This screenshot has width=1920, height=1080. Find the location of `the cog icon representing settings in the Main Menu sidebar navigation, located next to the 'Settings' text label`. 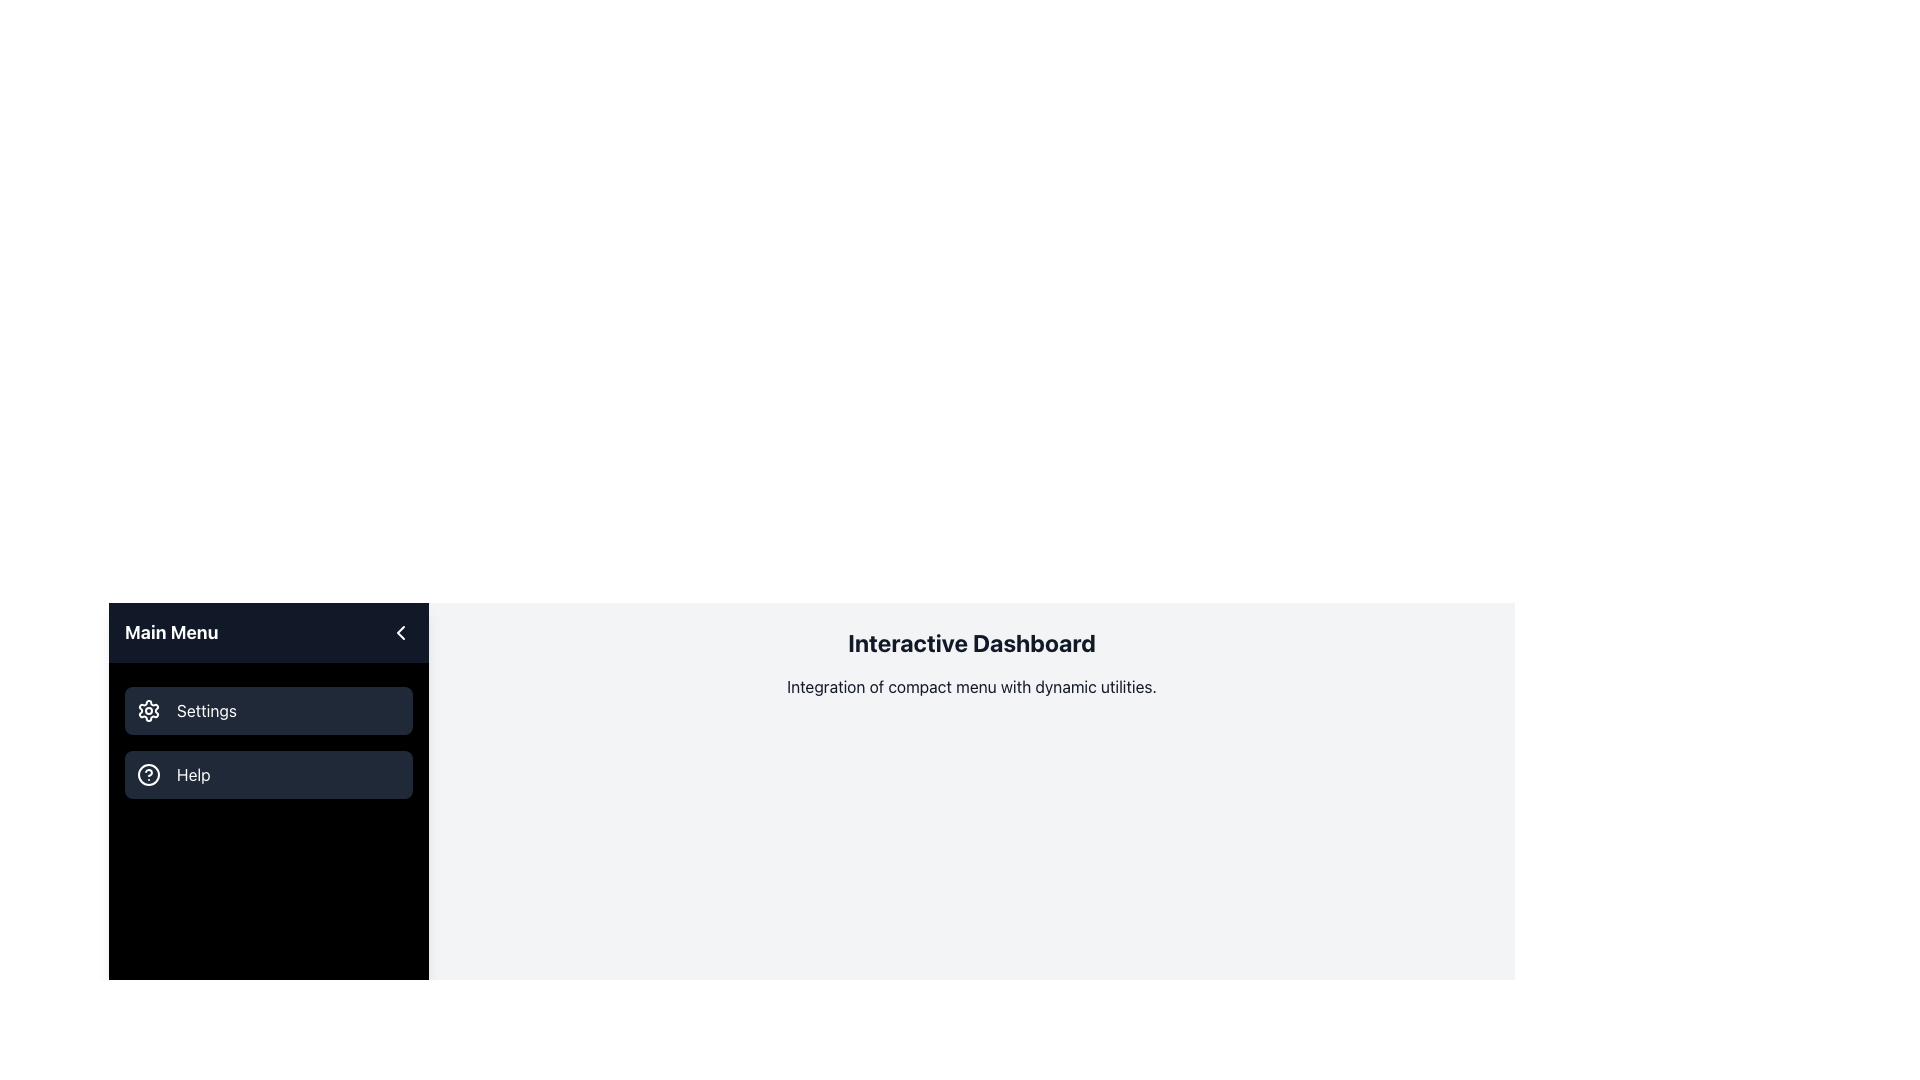

the cog icon representing settings in the Main Menu sidebar navigation, located next to the 'Settings' text label is located at coordinates (147, 709).